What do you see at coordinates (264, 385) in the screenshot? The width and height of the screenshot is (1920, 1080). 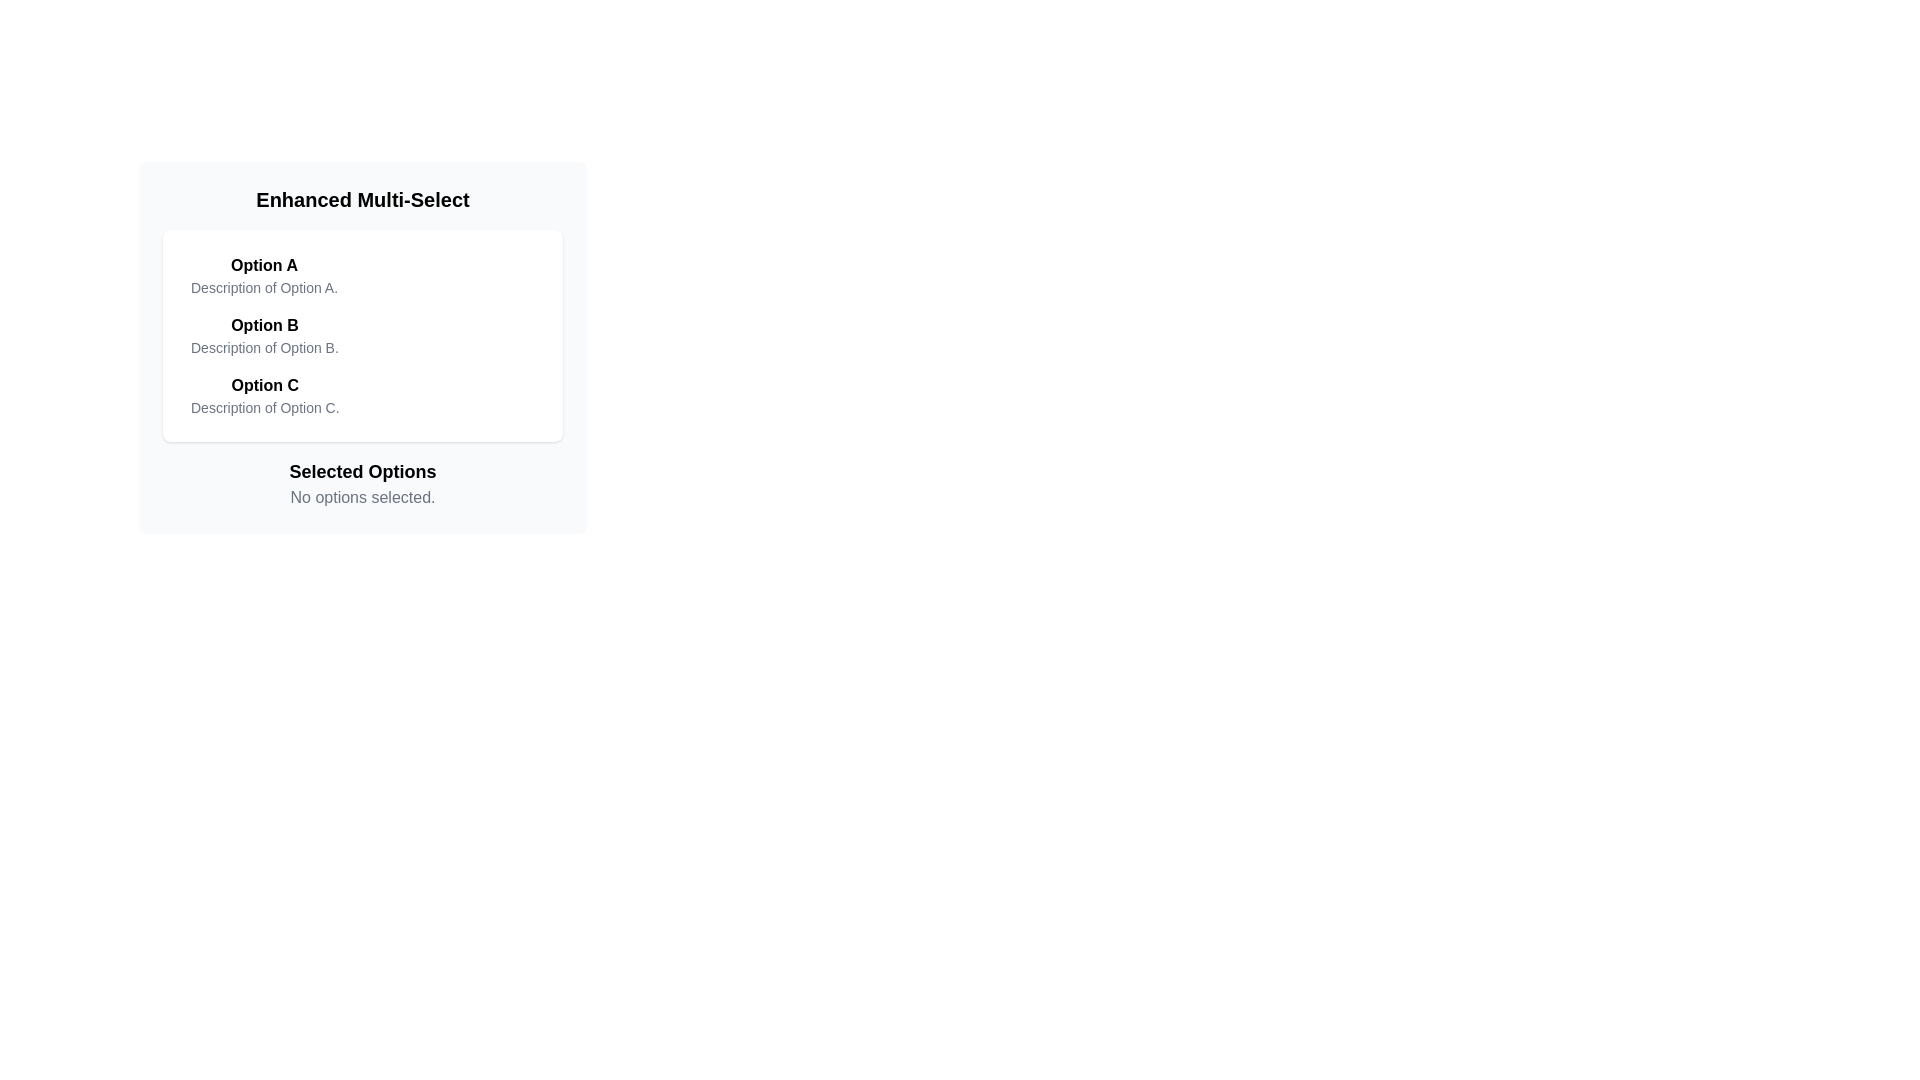 I see `bolded text element displaying 'Option C', which is the third item in the vertical list under 'Enhanced Multi-Select'` at bounding box center [264, 385].